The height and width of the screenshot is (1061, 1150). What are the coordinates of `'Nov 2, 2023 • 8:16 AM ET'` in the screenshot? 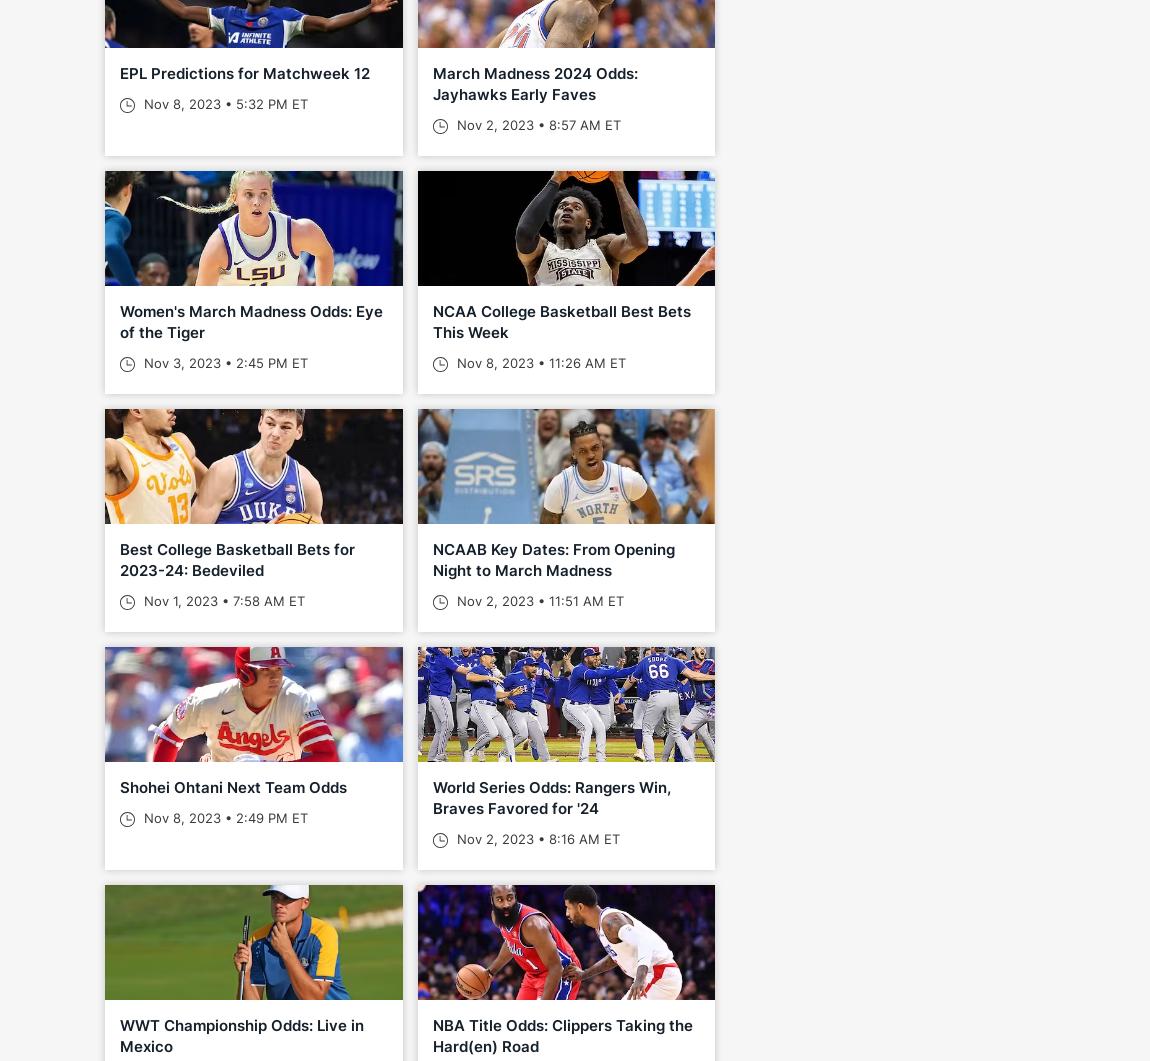 It's located at (451, 839).